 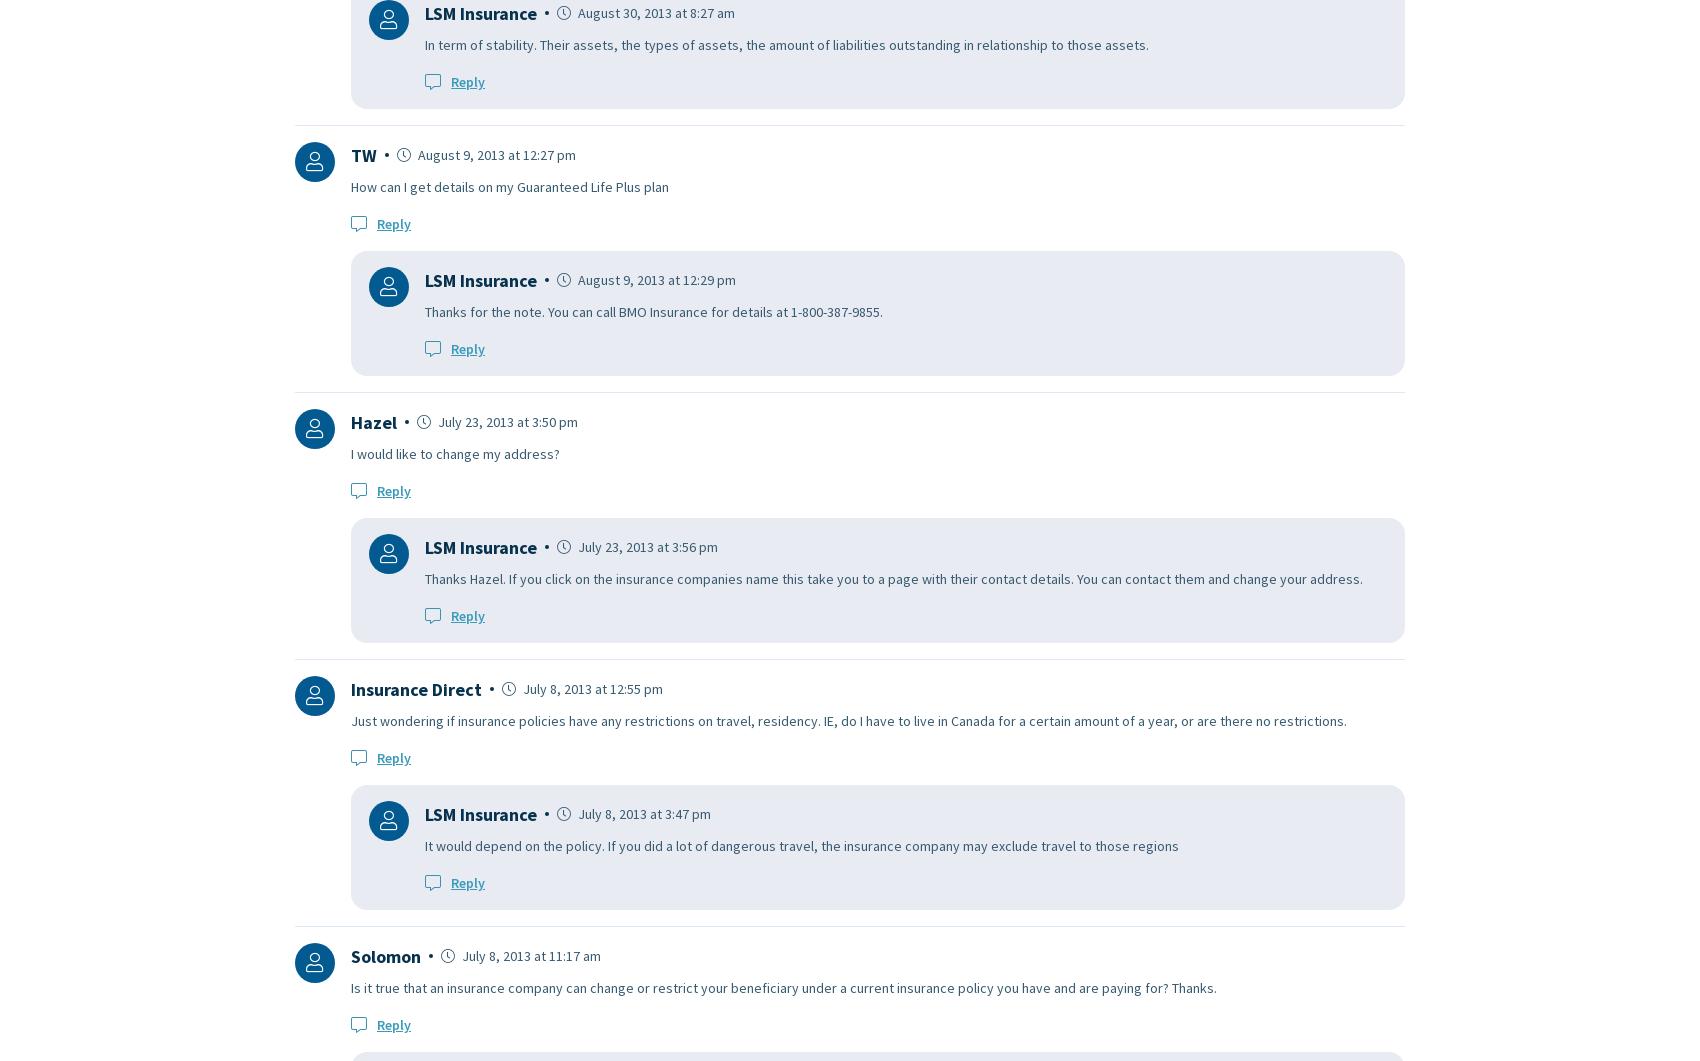 What do you see at coordinates (510, 184) in the screenshot?
I see `'How can I get details on my Guaranteed Life Plus plan'` at bounding box center [510, 184].